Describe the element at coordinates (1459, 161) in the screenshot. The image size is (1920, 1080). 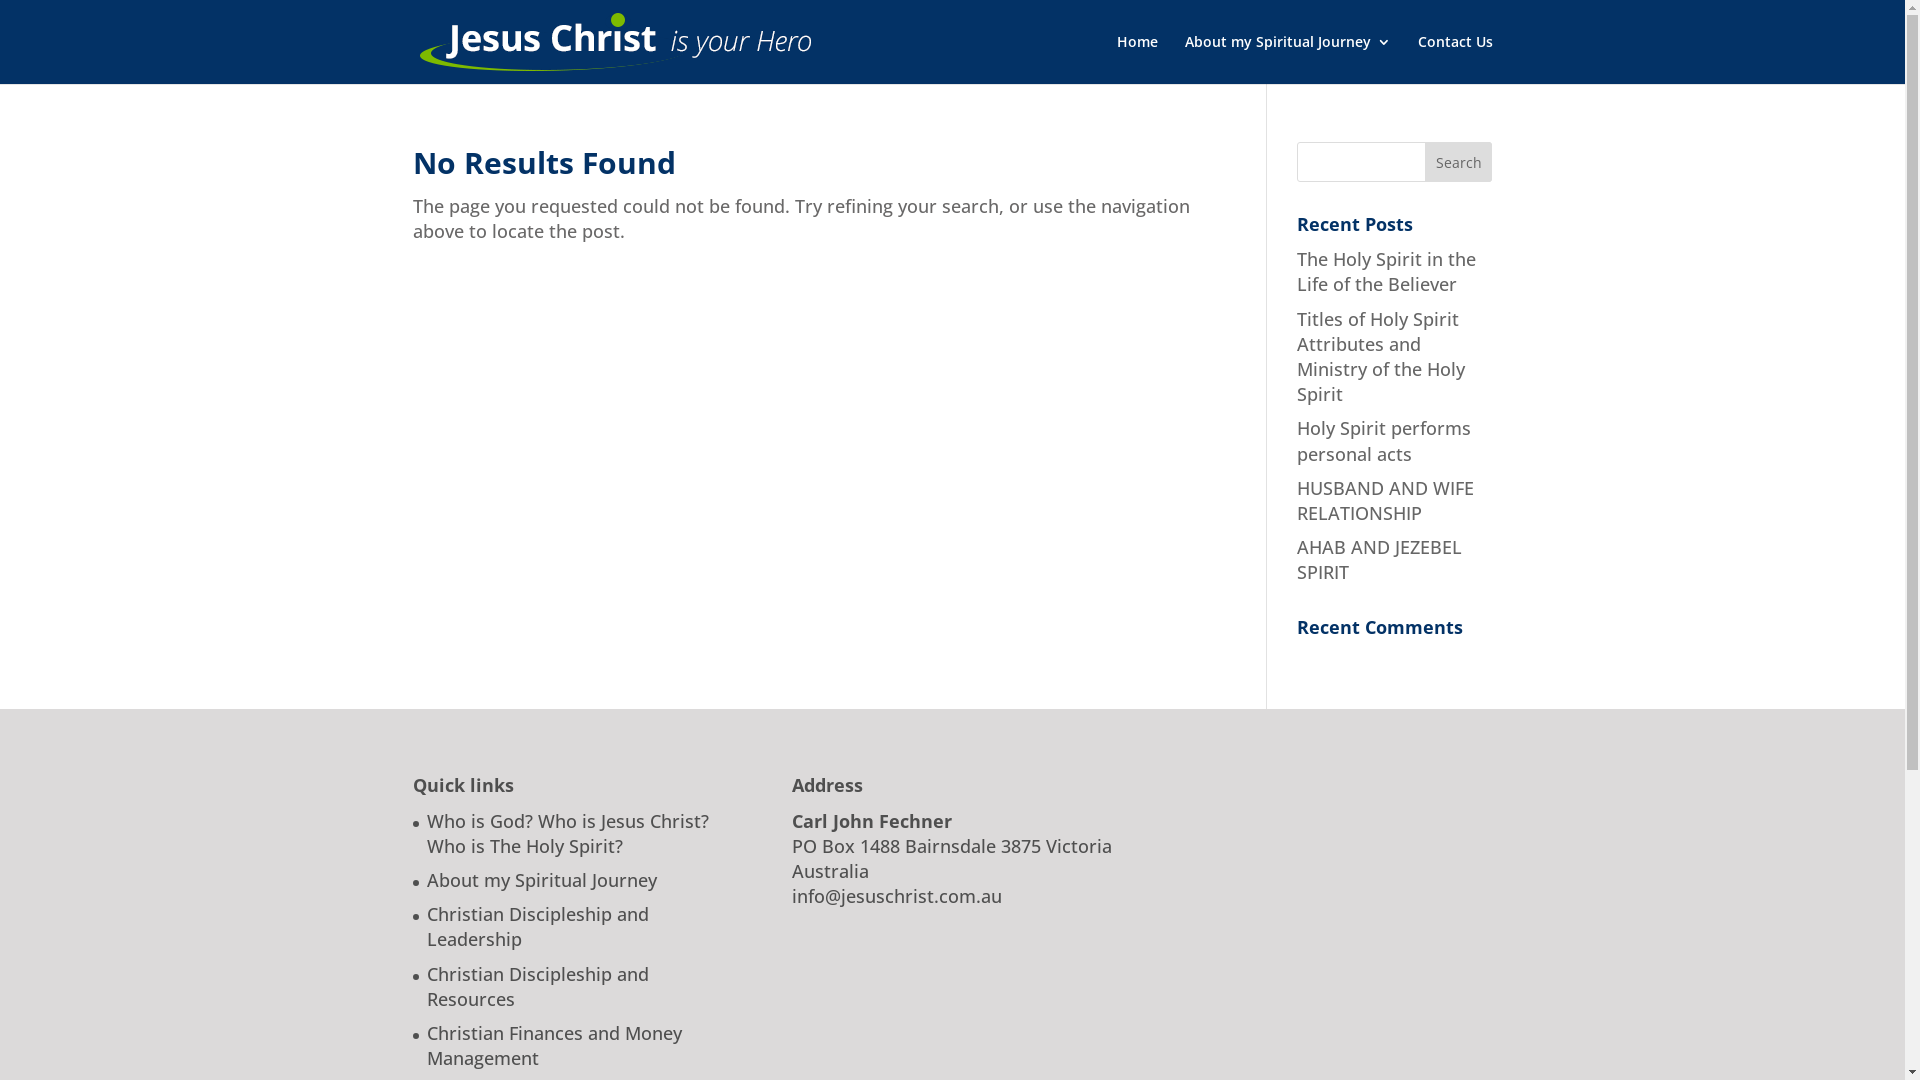
I see `'Search'` at that location.